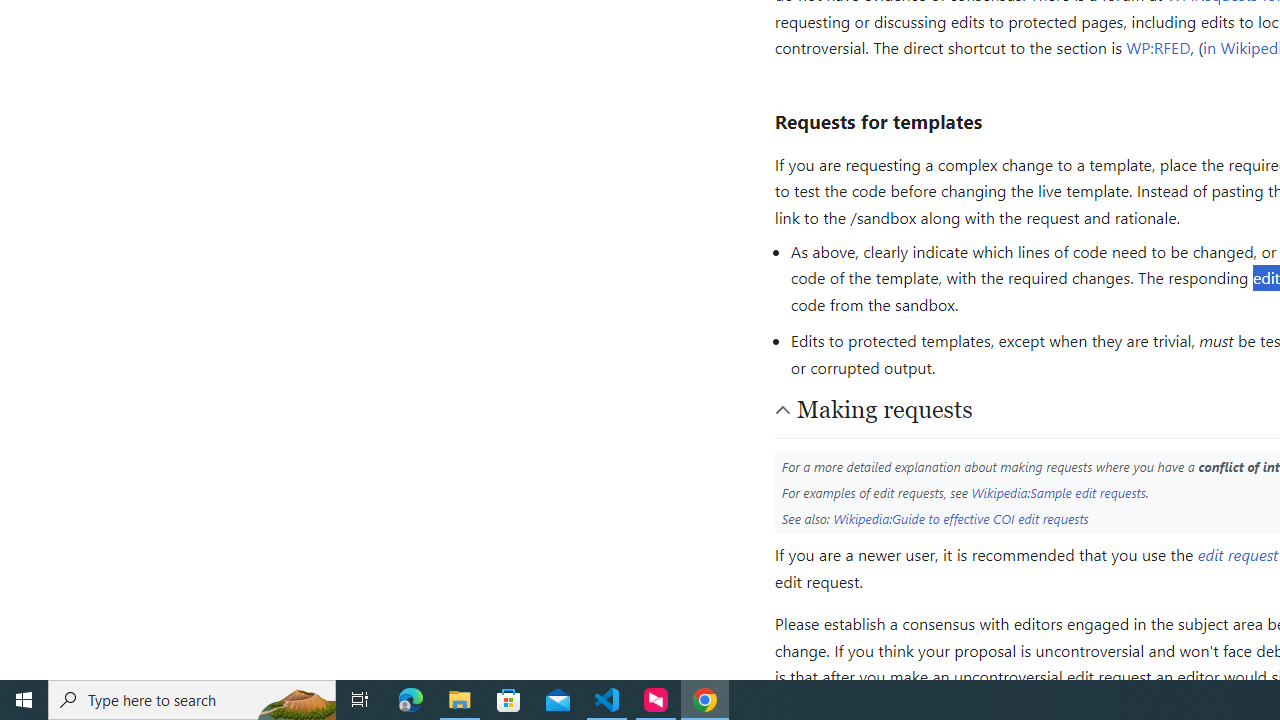 This screenshot has width=1280, height=720. What do you see at coordinates (1158, 46) in the screenshot?
I see `'WP:RFED'` at bounding box center [1158, 46].